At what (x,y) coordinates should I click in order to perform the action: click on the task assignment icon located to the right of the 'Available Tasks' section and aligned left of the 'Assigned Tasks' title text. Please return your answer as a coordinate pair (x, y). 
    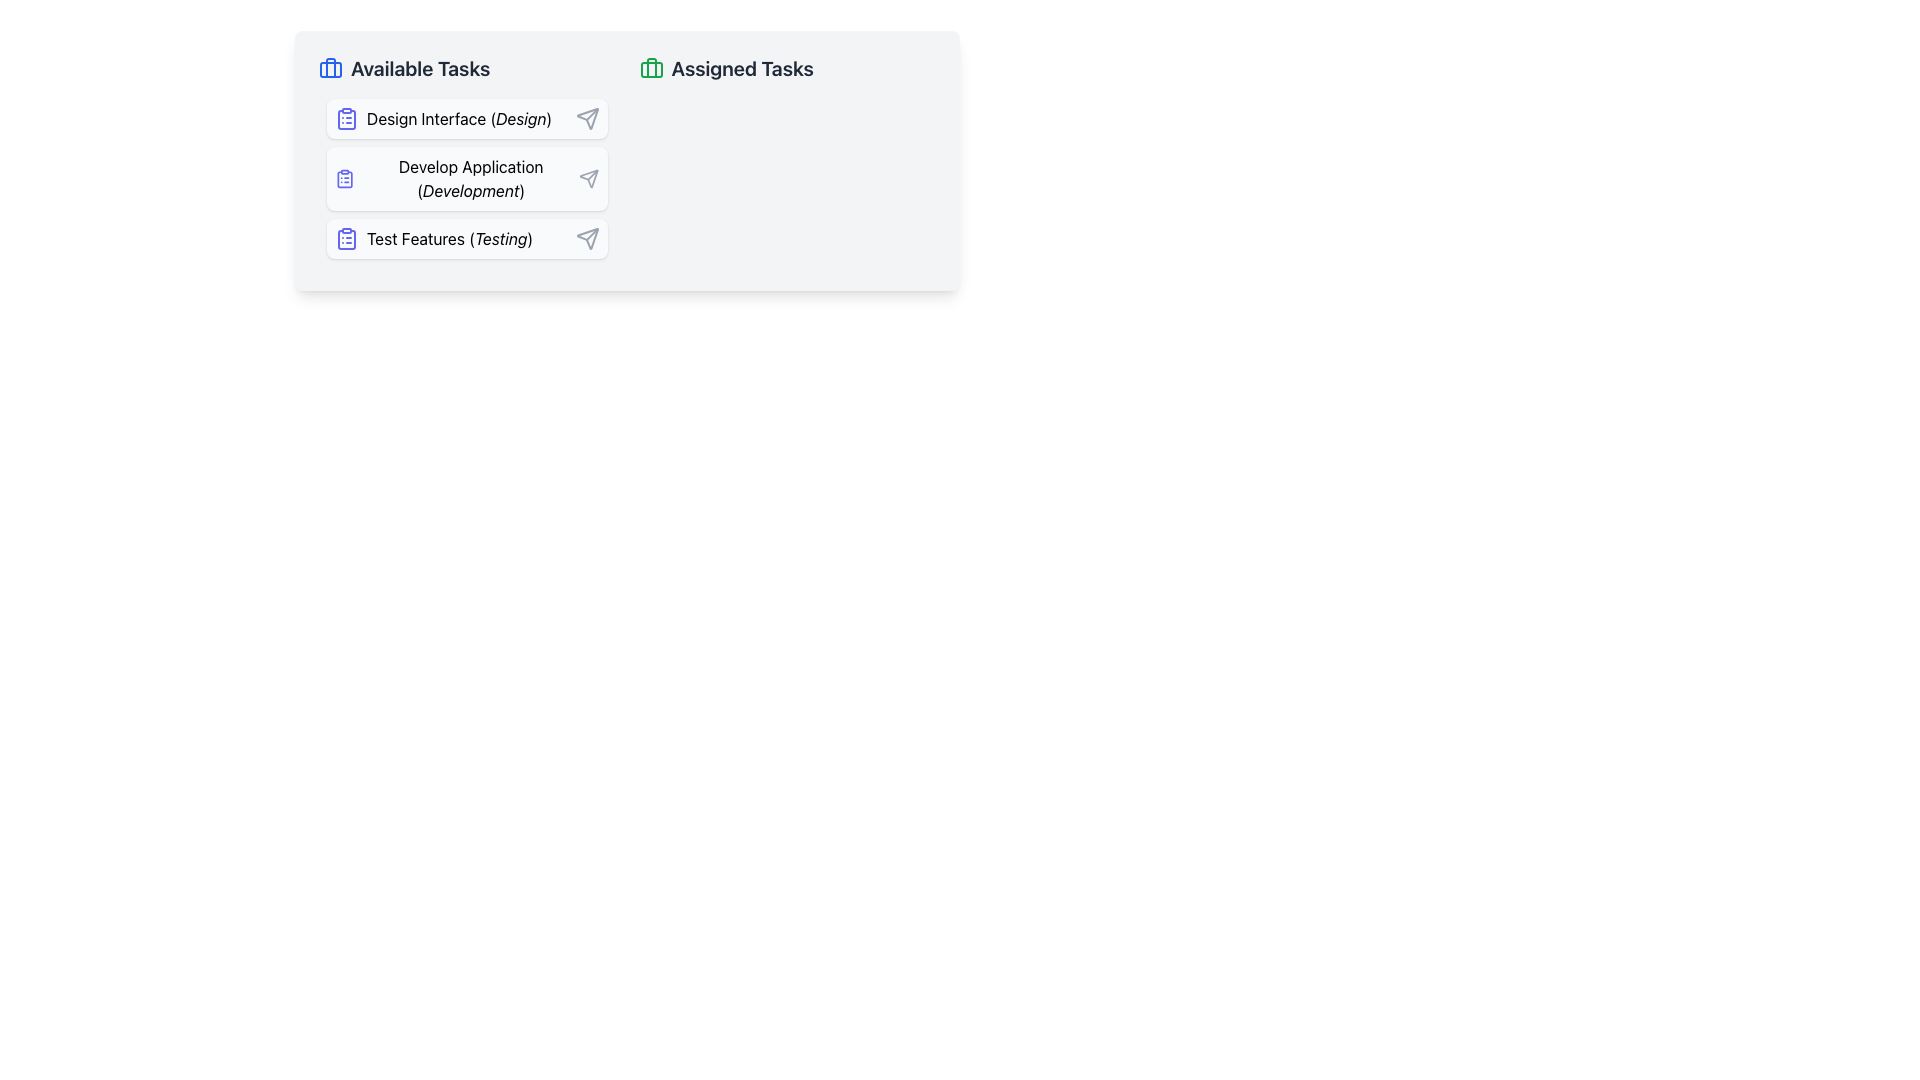
    Looking at the image, I should click on (651, 68).